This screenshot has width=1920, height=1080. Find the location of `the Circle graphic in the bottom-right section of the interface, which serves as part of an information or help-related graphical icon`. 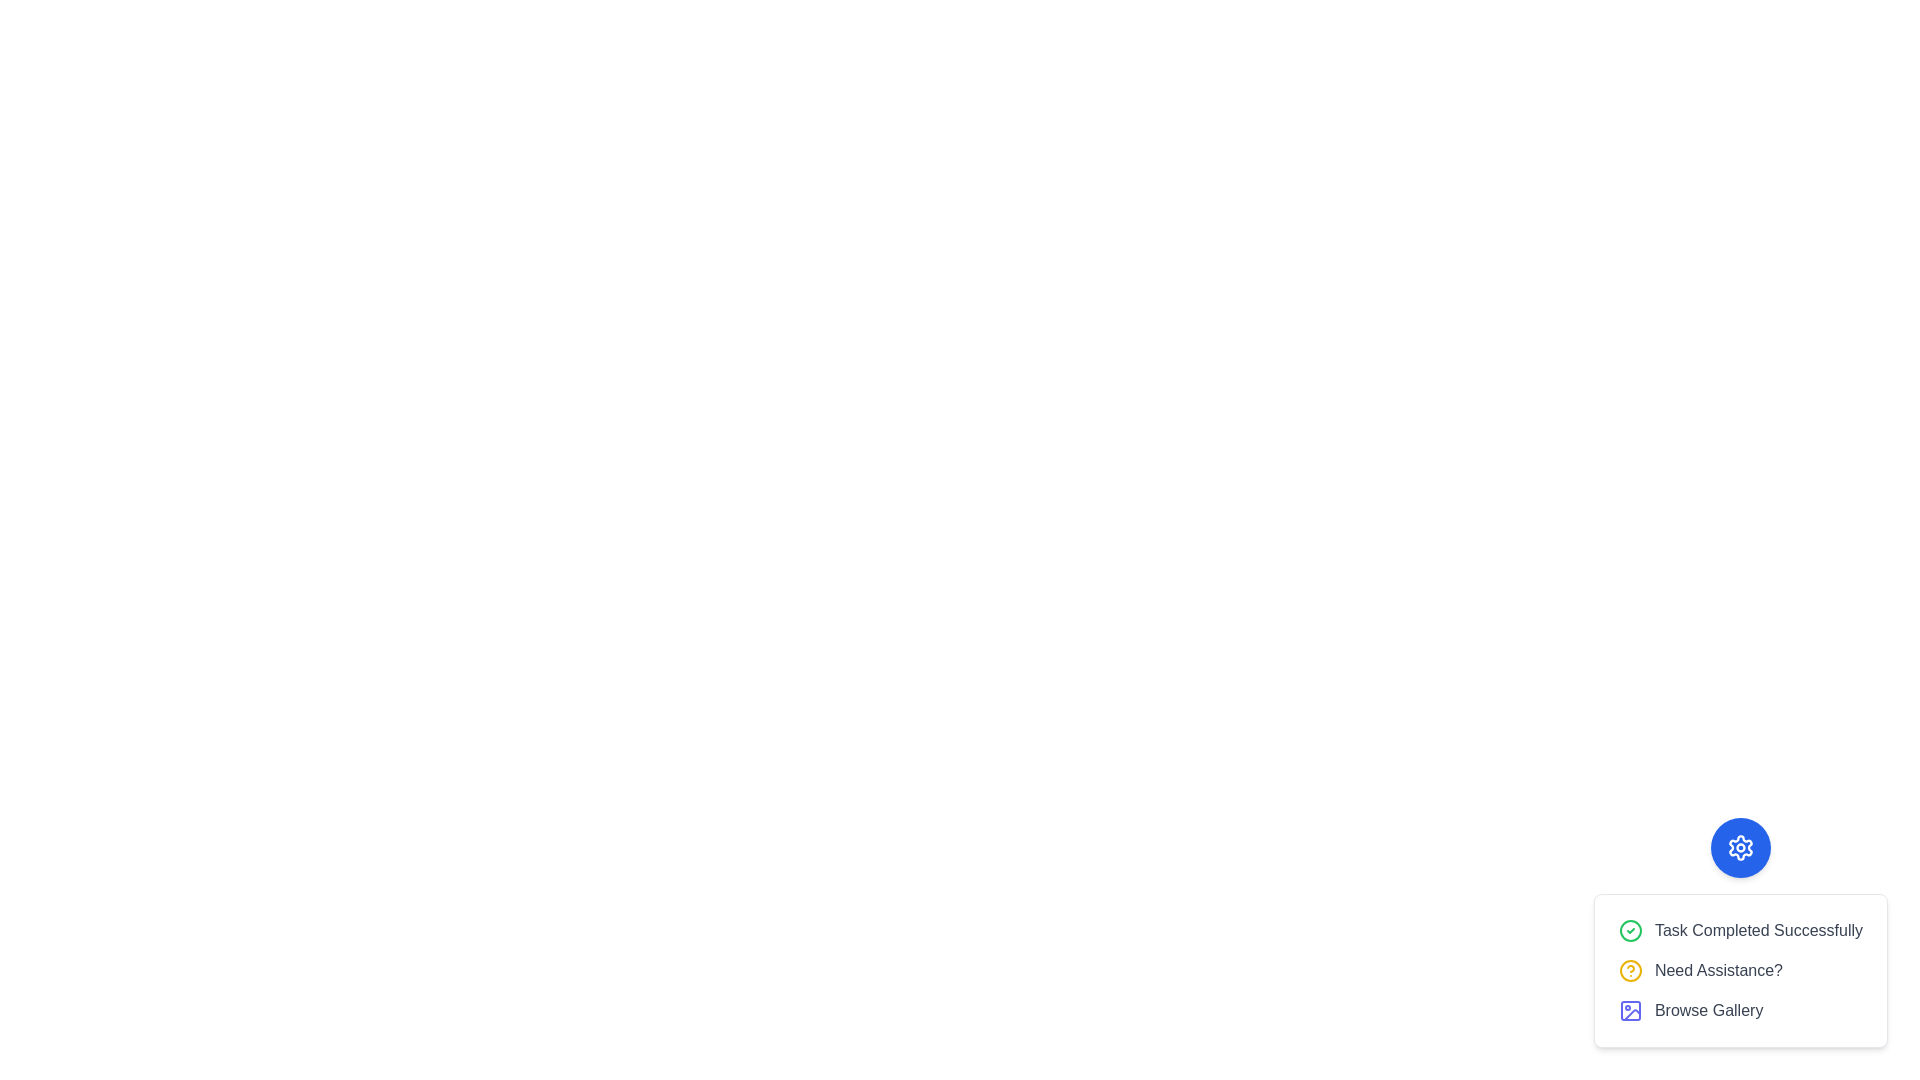

the Circle graphic in the bottom-right section of the interface, which serves as part of an information or help-related graphical icon is located at coordinates (1630, 970).